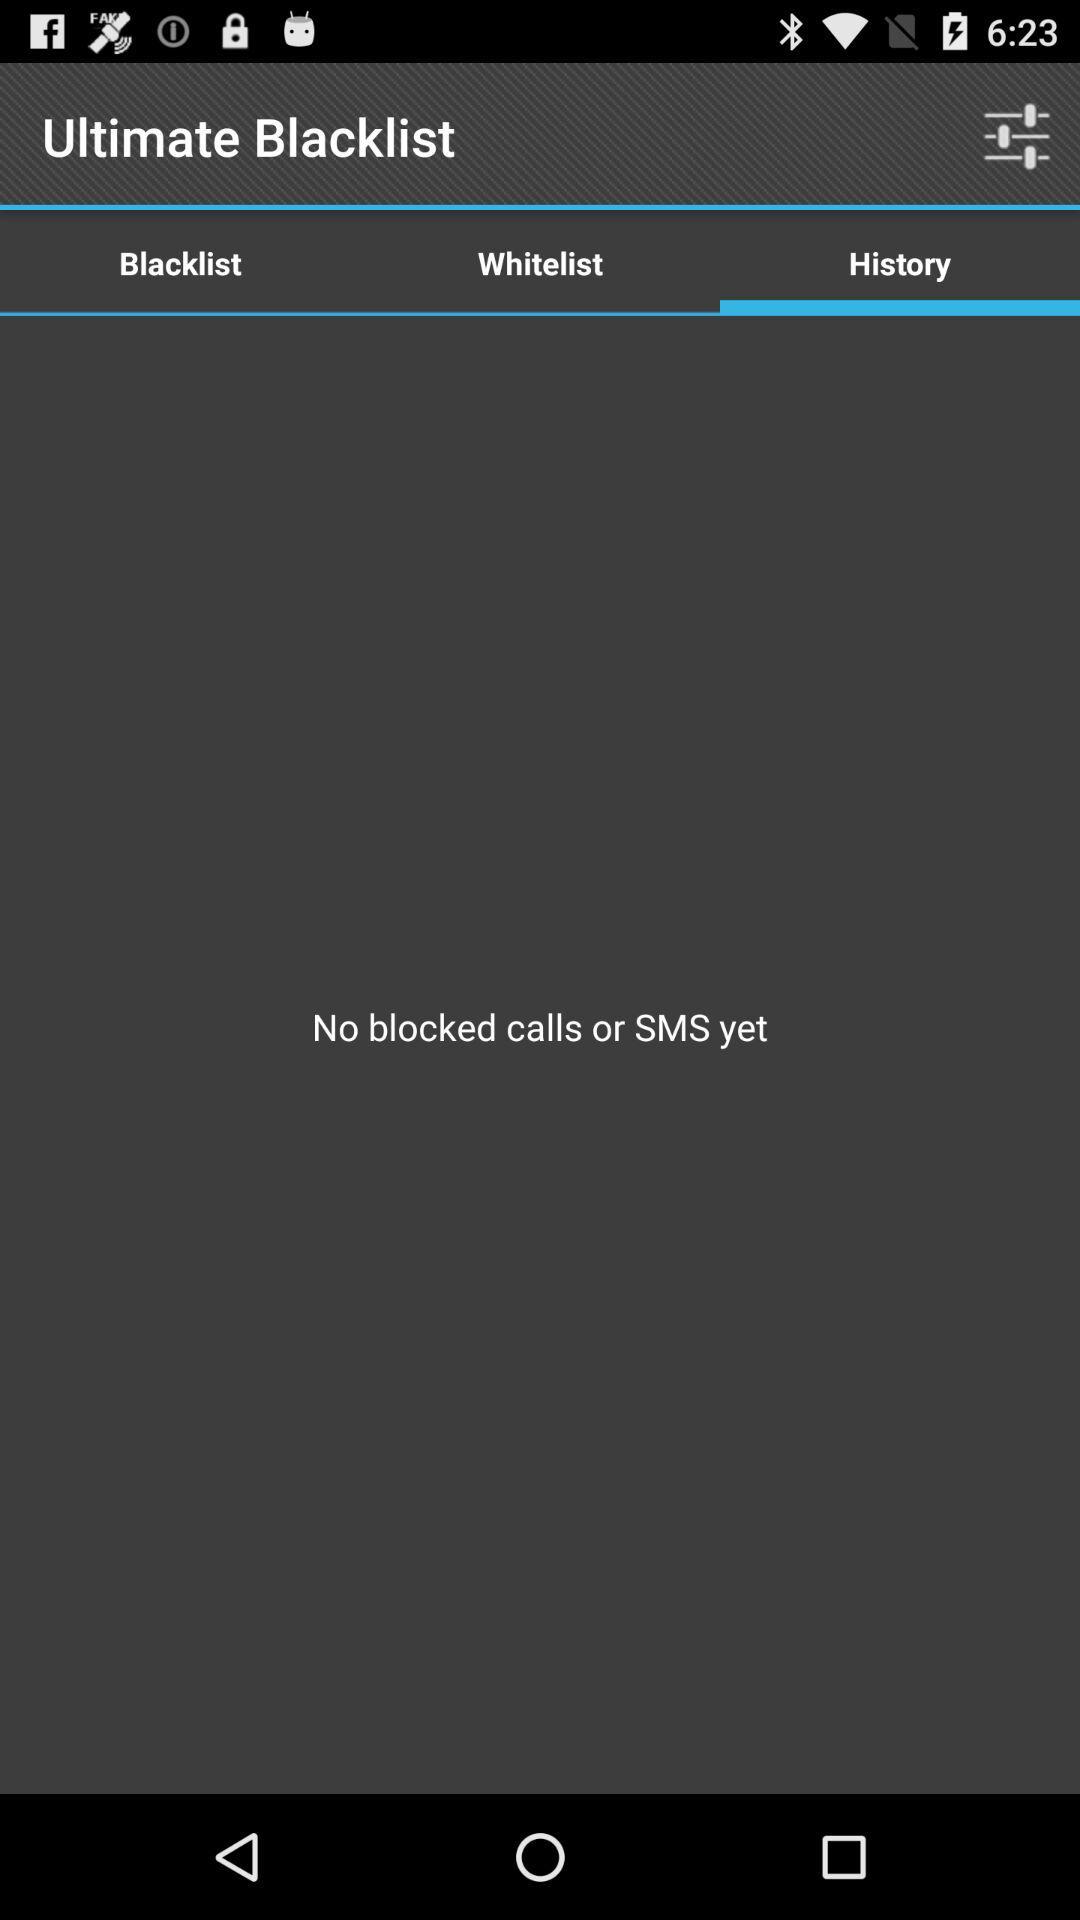 Image resolution: width=1080 pixels, height=1920 pixels. What do you see at coordinates (898, 261) in the screenshot?
I see `the icon above no blocked calls item` at bounding box center [898, 261].